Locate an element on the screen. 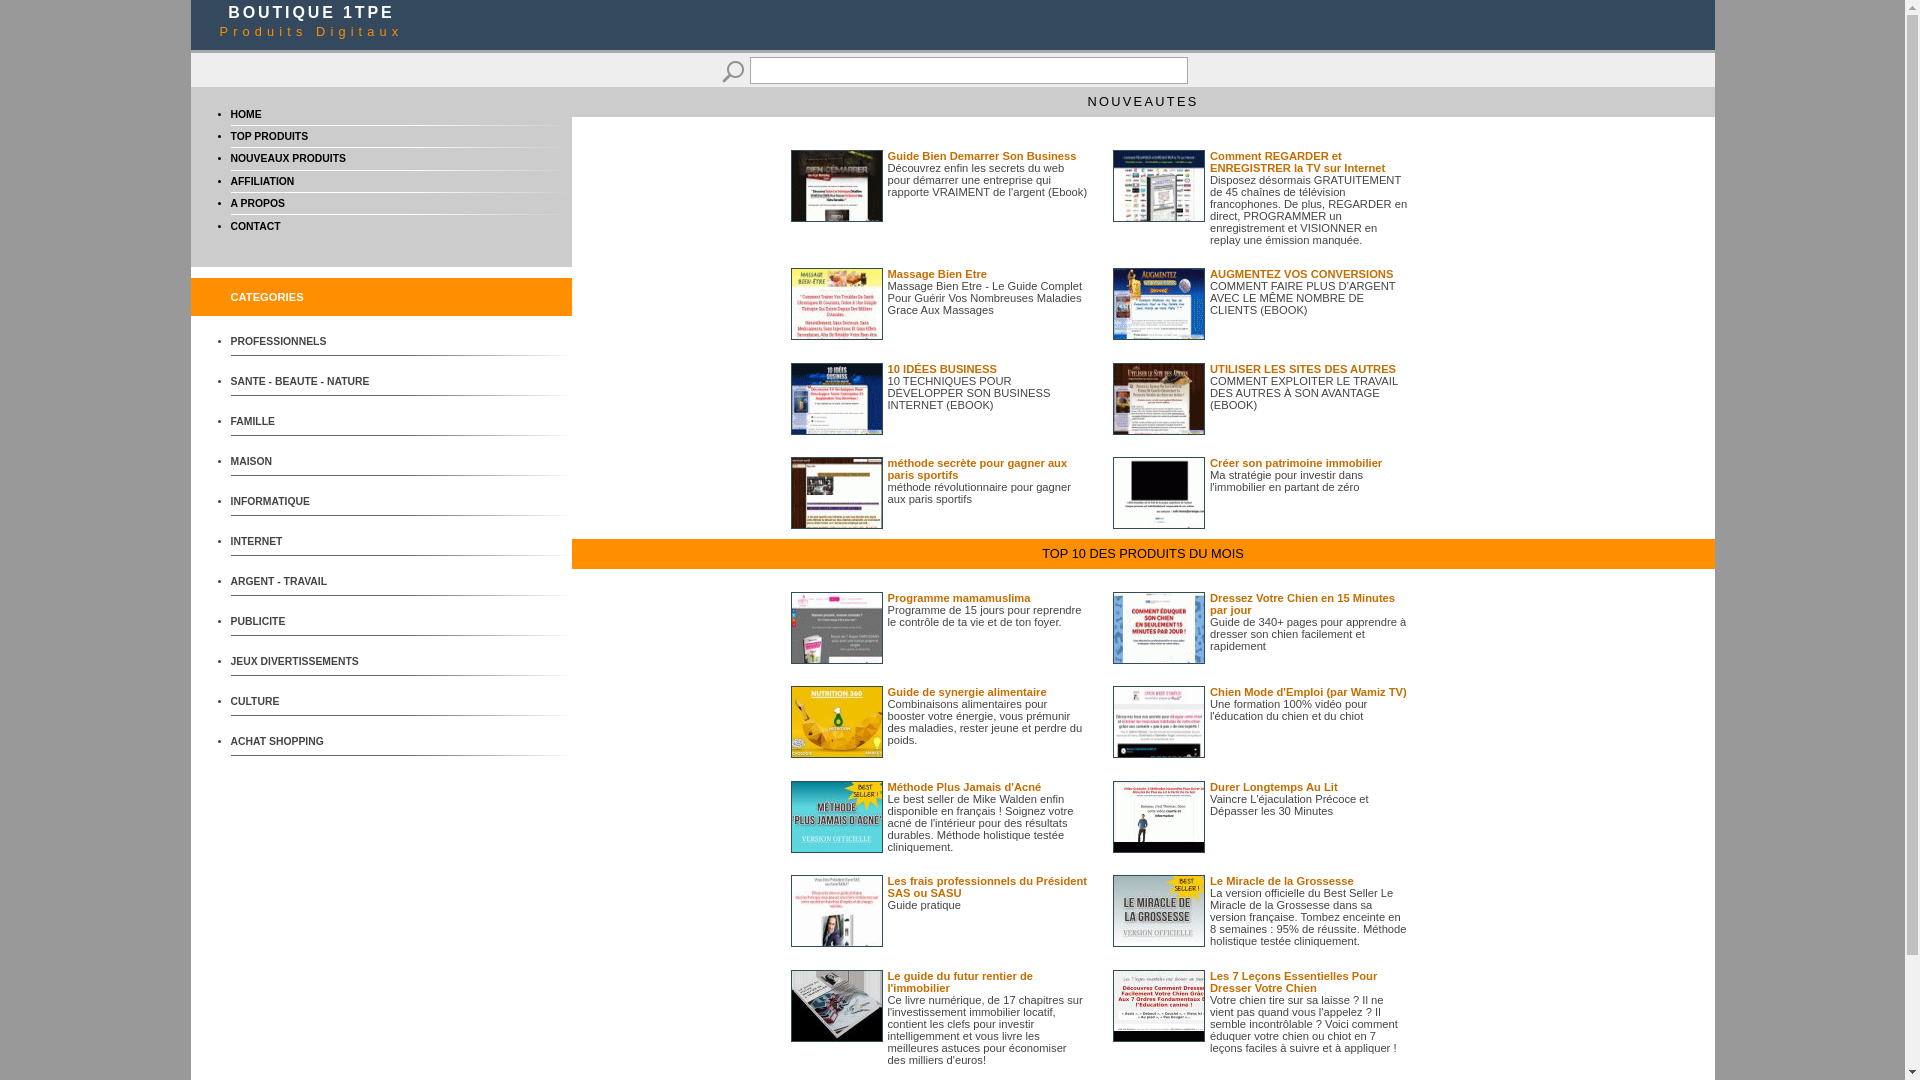  'Comment REGARDER et ENREGISTRER la TV sur Internet' is located at coordinates (1297, 161).